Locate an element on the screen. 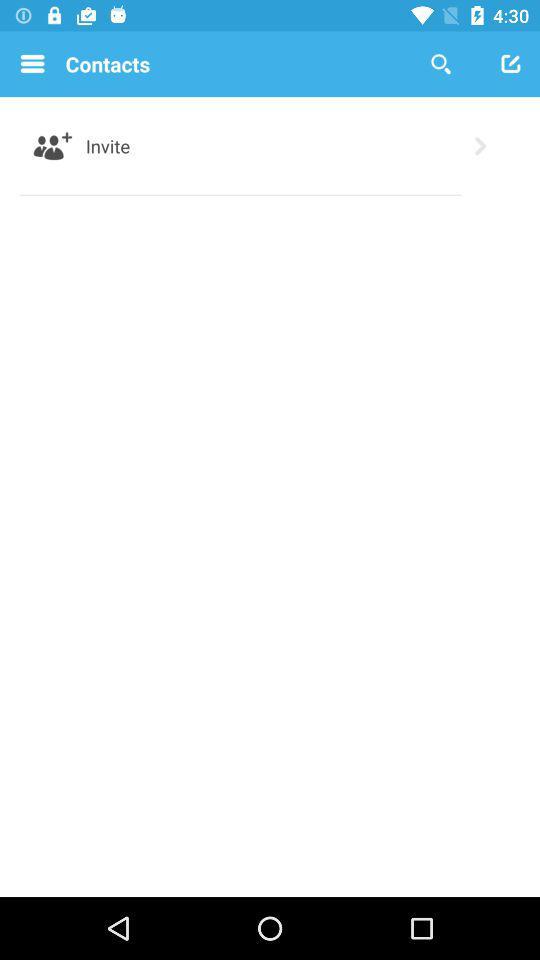  icon to the right of the invite item is located at coordinates (479, 145).